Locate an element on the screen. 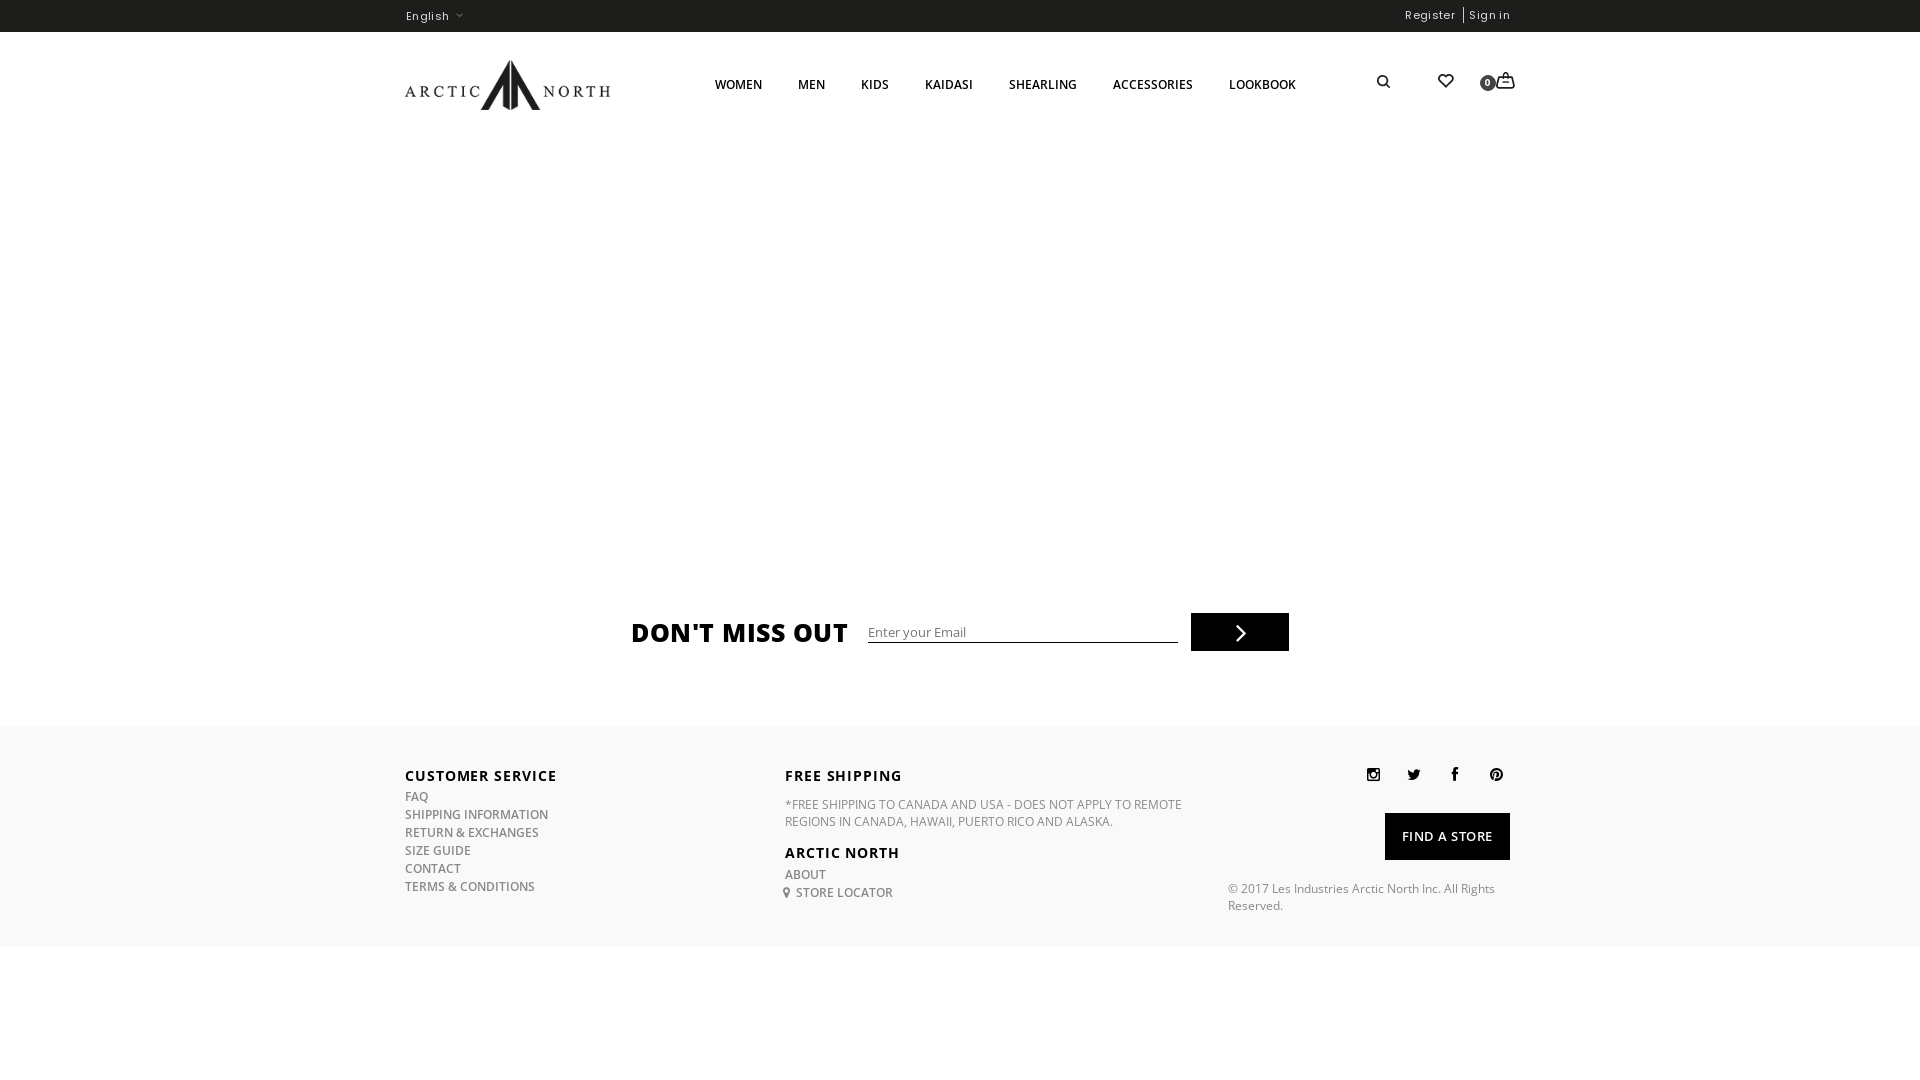  'FAQ' is located at coordinates (403, 795).